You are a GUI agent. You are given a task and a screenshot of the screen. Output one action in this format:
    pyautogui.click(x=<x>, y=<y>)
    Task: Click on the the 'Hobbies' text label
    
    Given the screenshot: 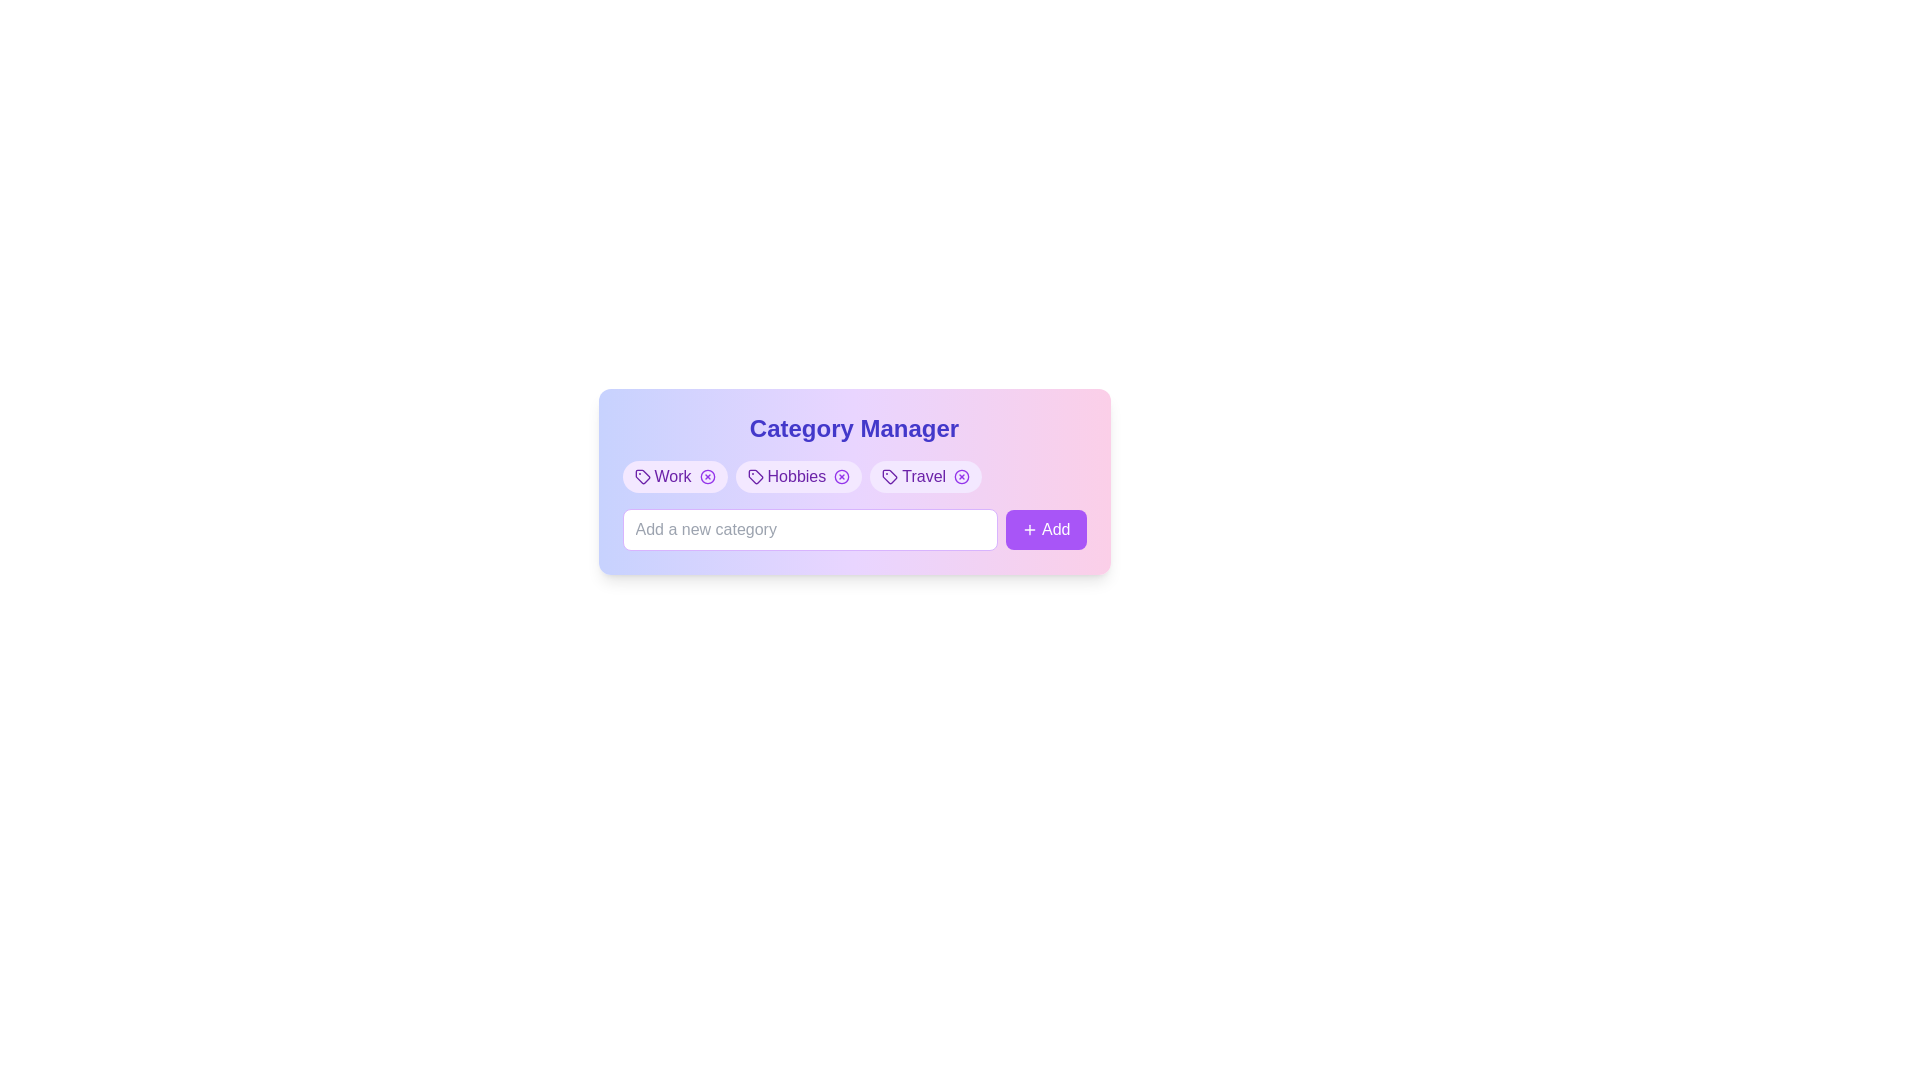 What is the action you would take?
    pyautogui.click(x=795, y=477)
    